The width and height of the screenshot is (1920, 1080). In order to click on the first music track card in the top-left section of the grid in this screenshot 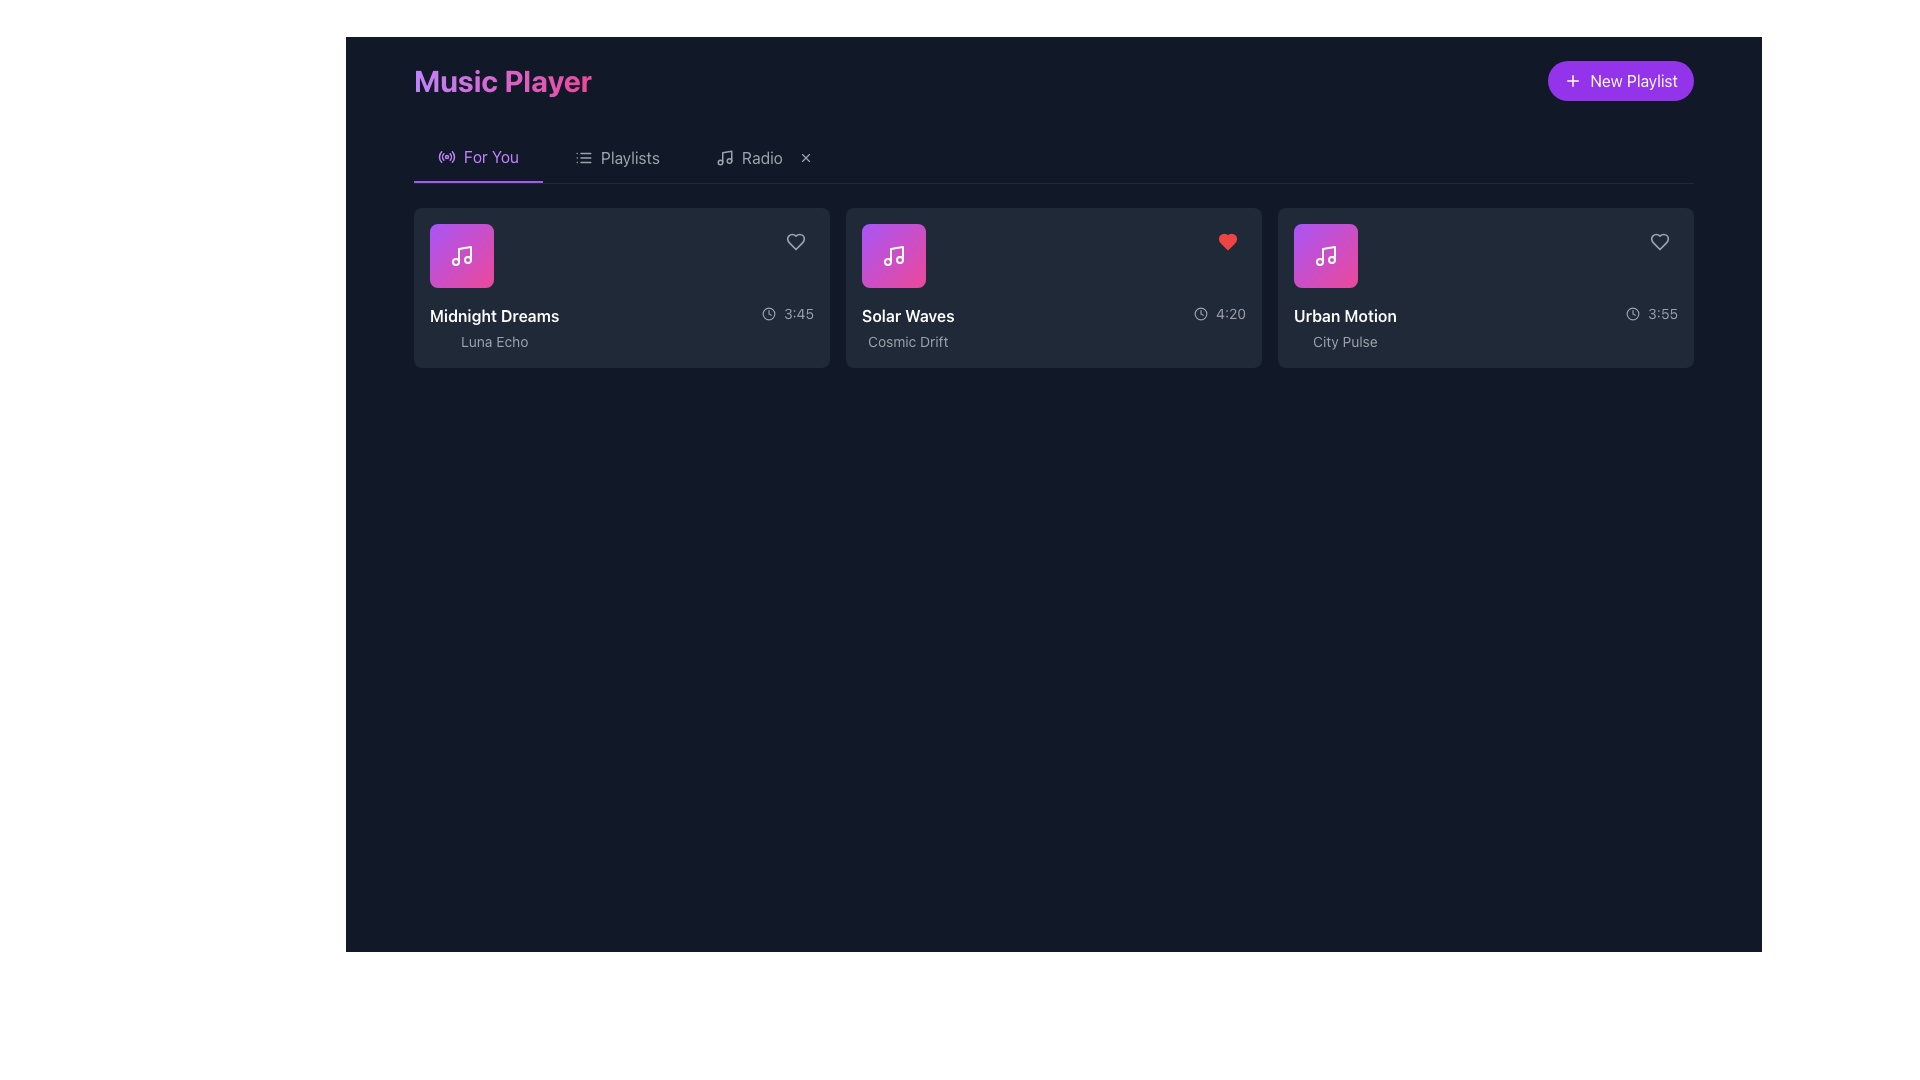, I will do `click(621, 288)`.